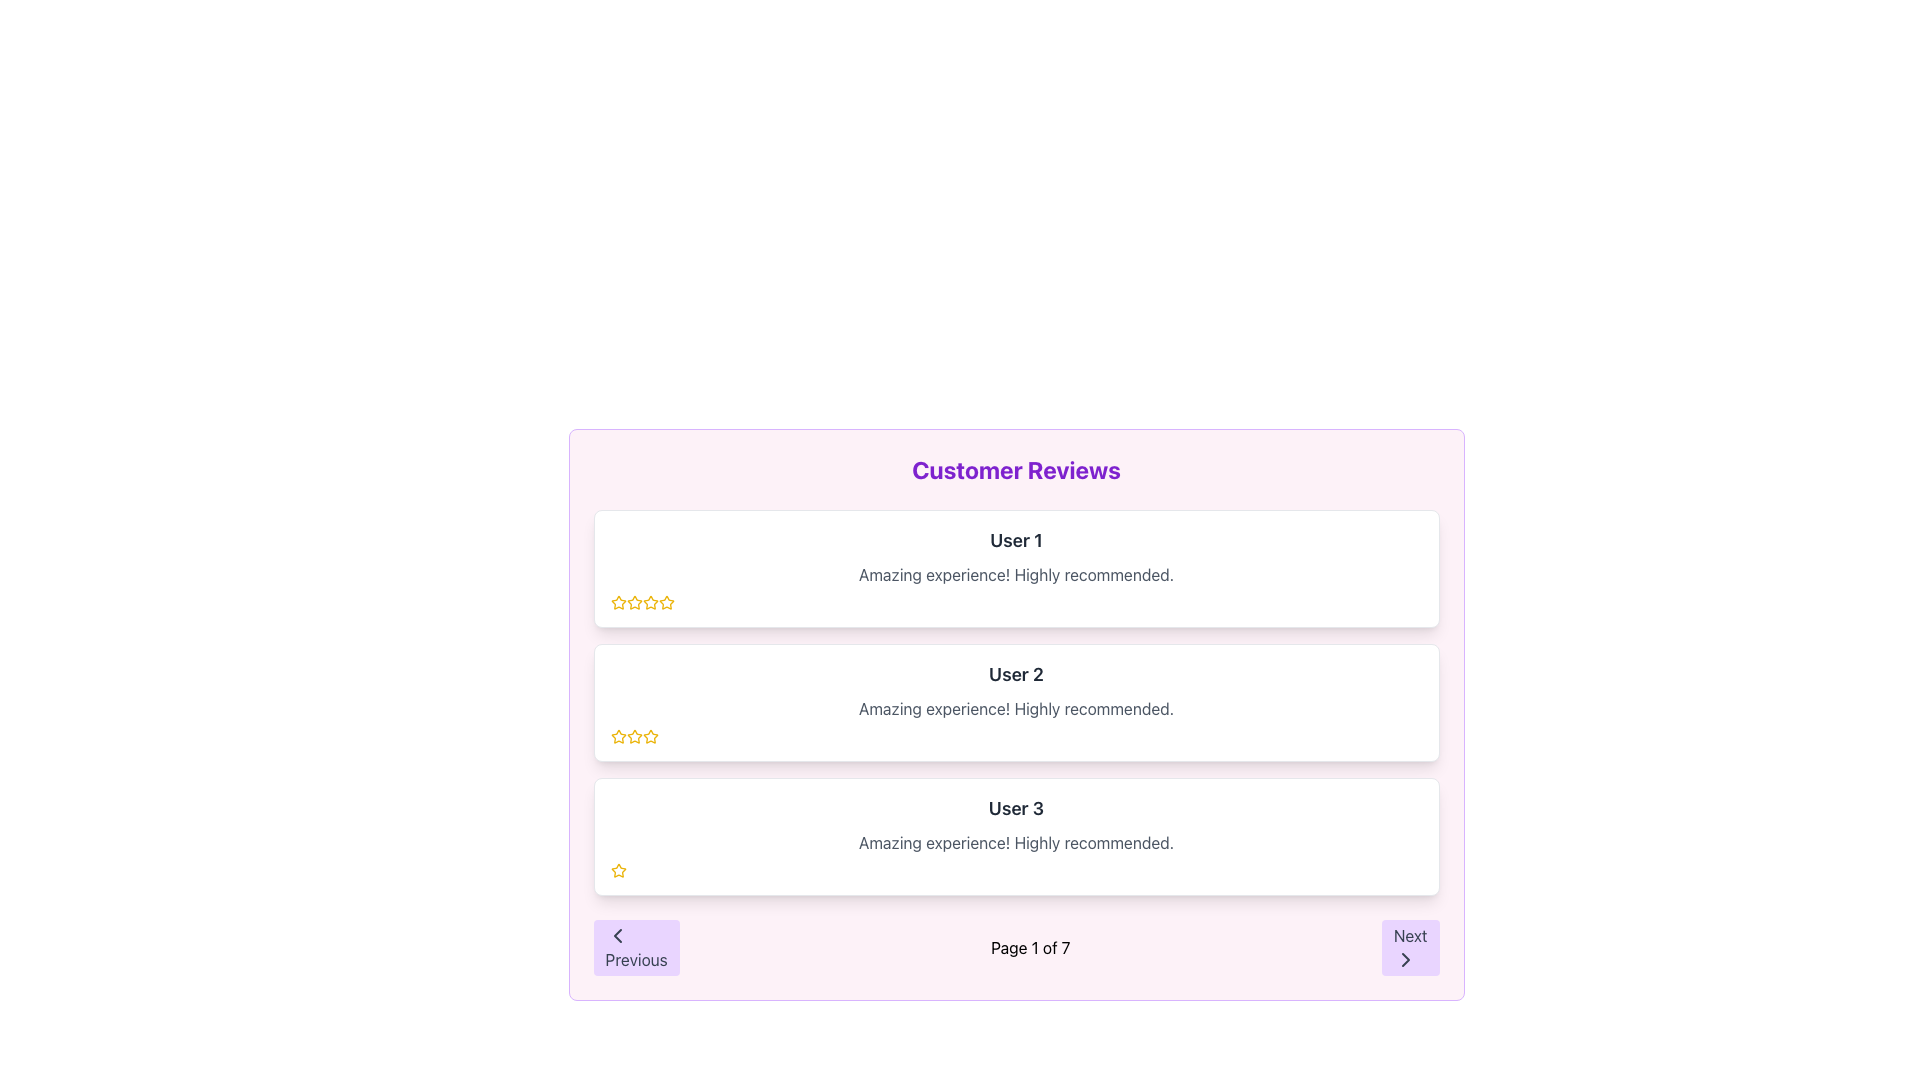 The image size is (1920, 1080). Describe the element at coordinates (617, 870) in the screenshot. I see `the first star icon in the Customer Reviews section, which visually represents a rating system` at that location.